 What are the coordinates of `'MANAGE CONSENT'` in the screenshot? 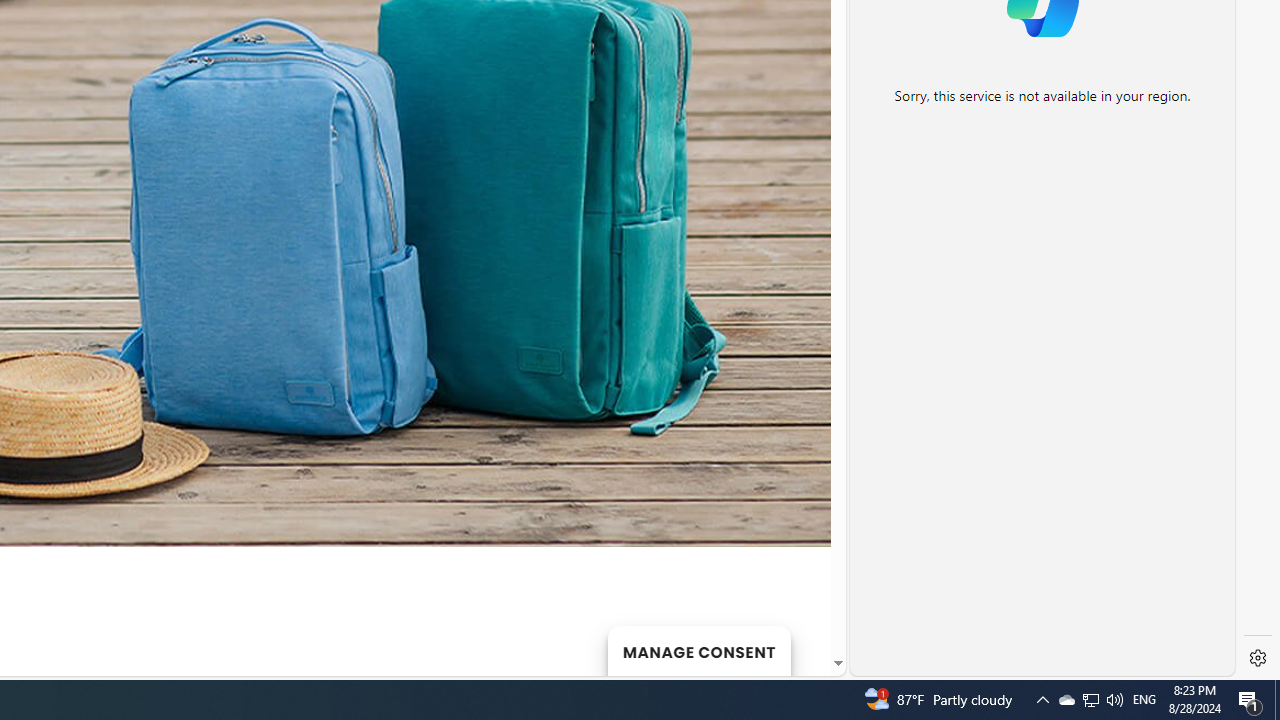 It's located at (698, 650).